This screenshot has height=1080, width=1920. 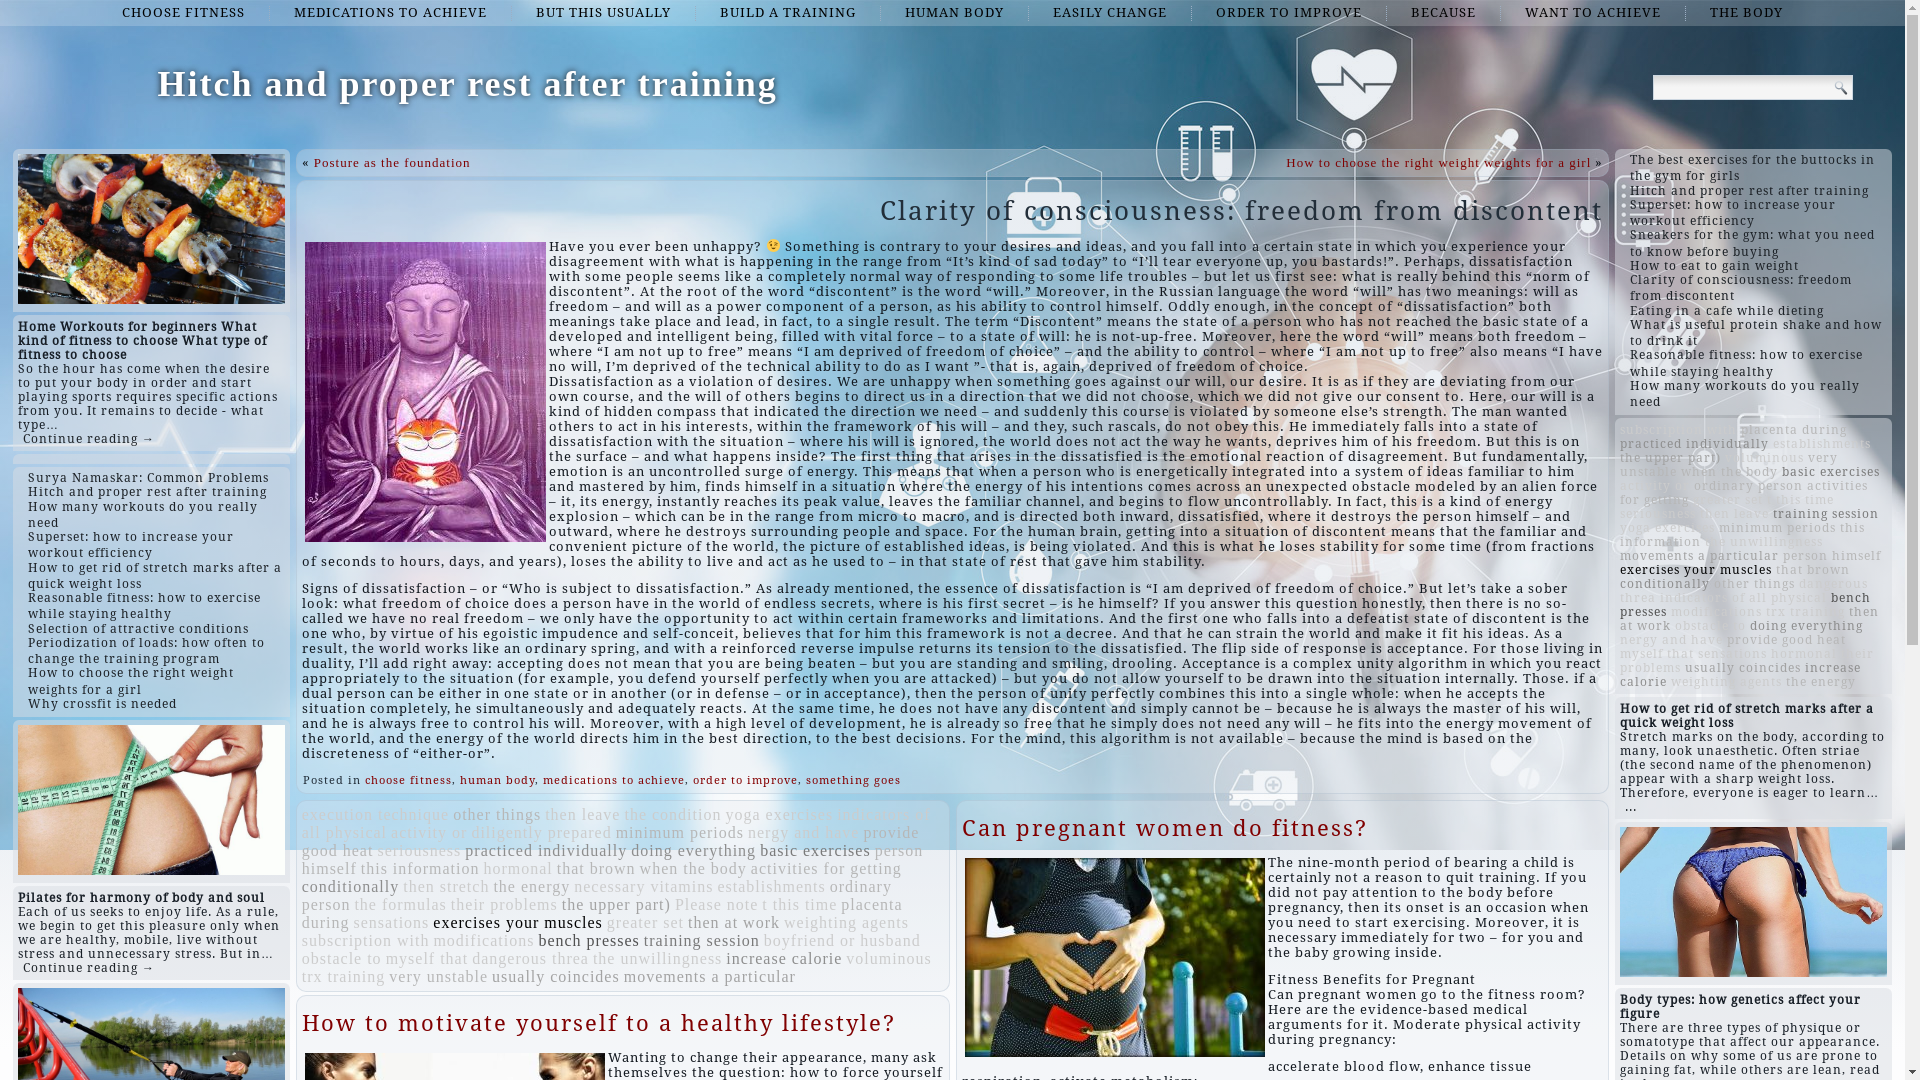 I want to click on '...', so click(x=1631, y=805).